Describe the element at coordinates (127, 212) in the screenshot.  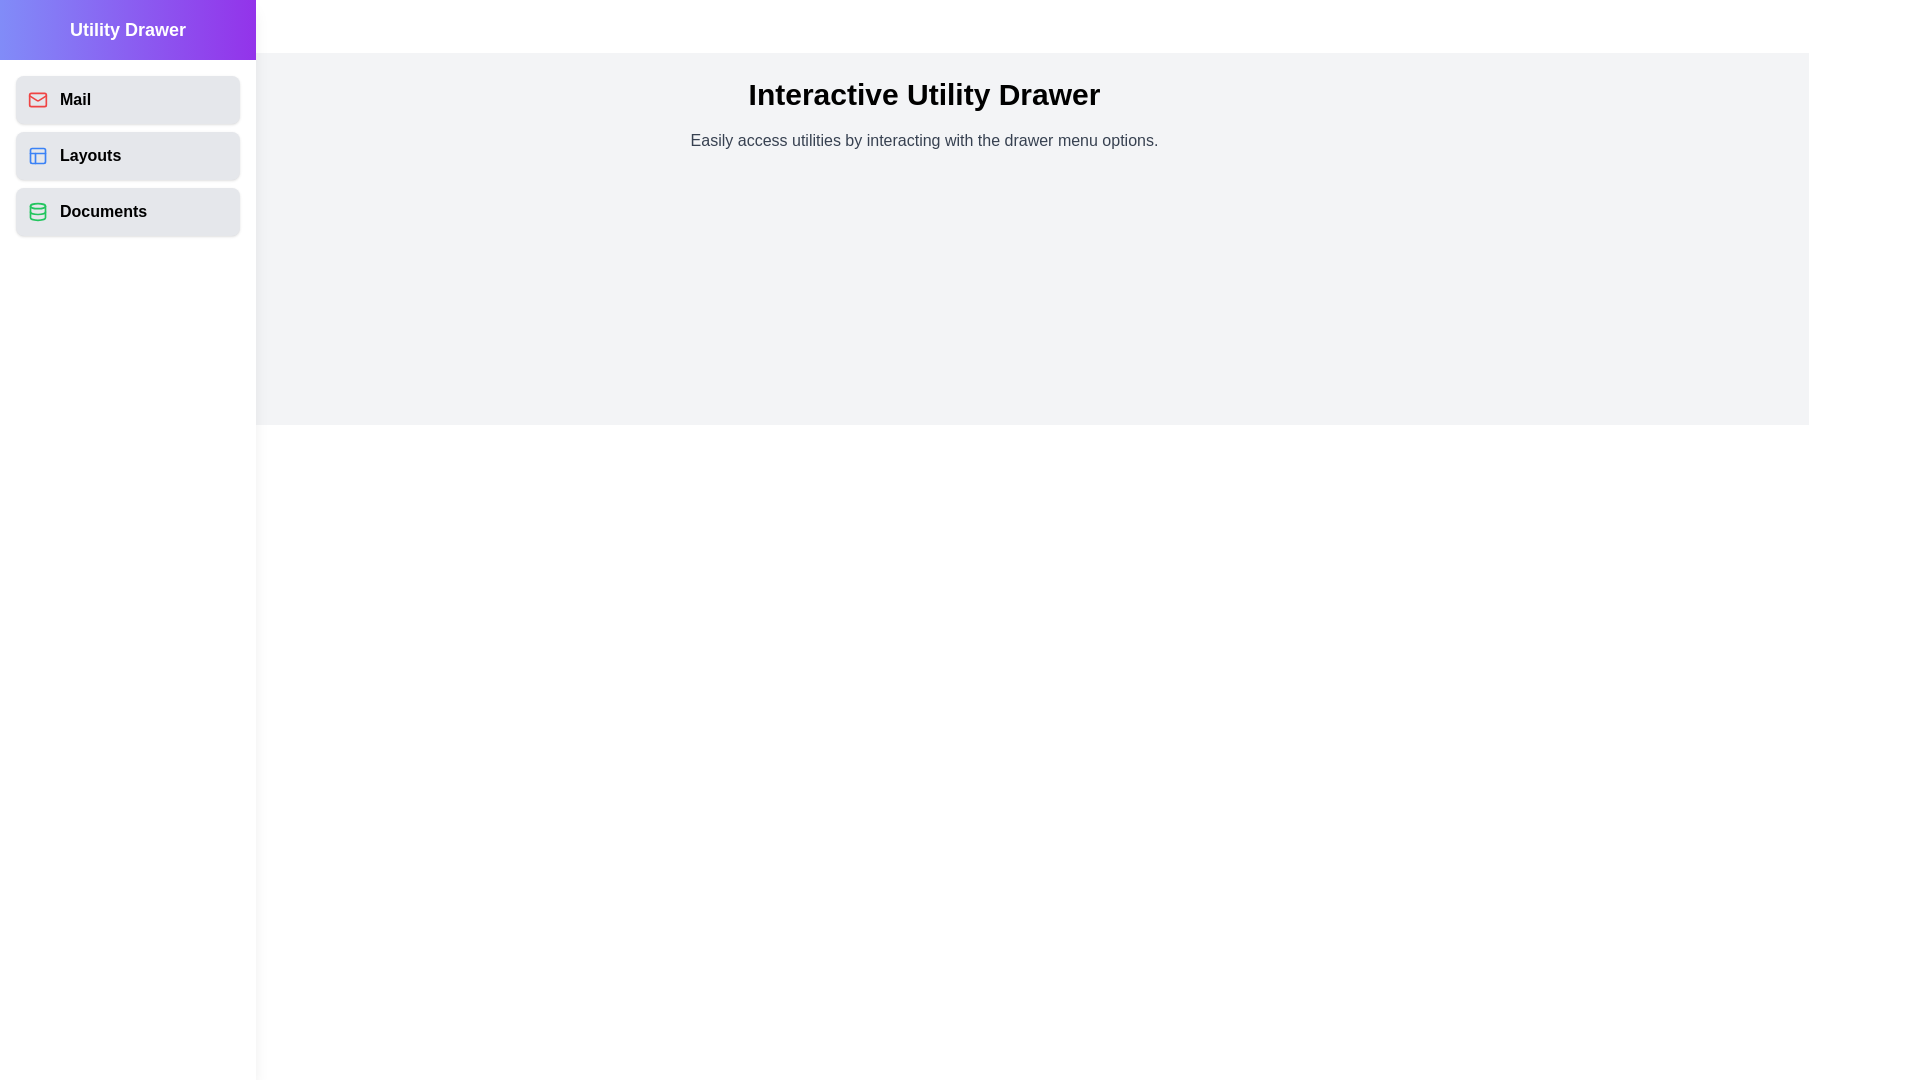
I see `the utility option Documents in the drawer` at that location.